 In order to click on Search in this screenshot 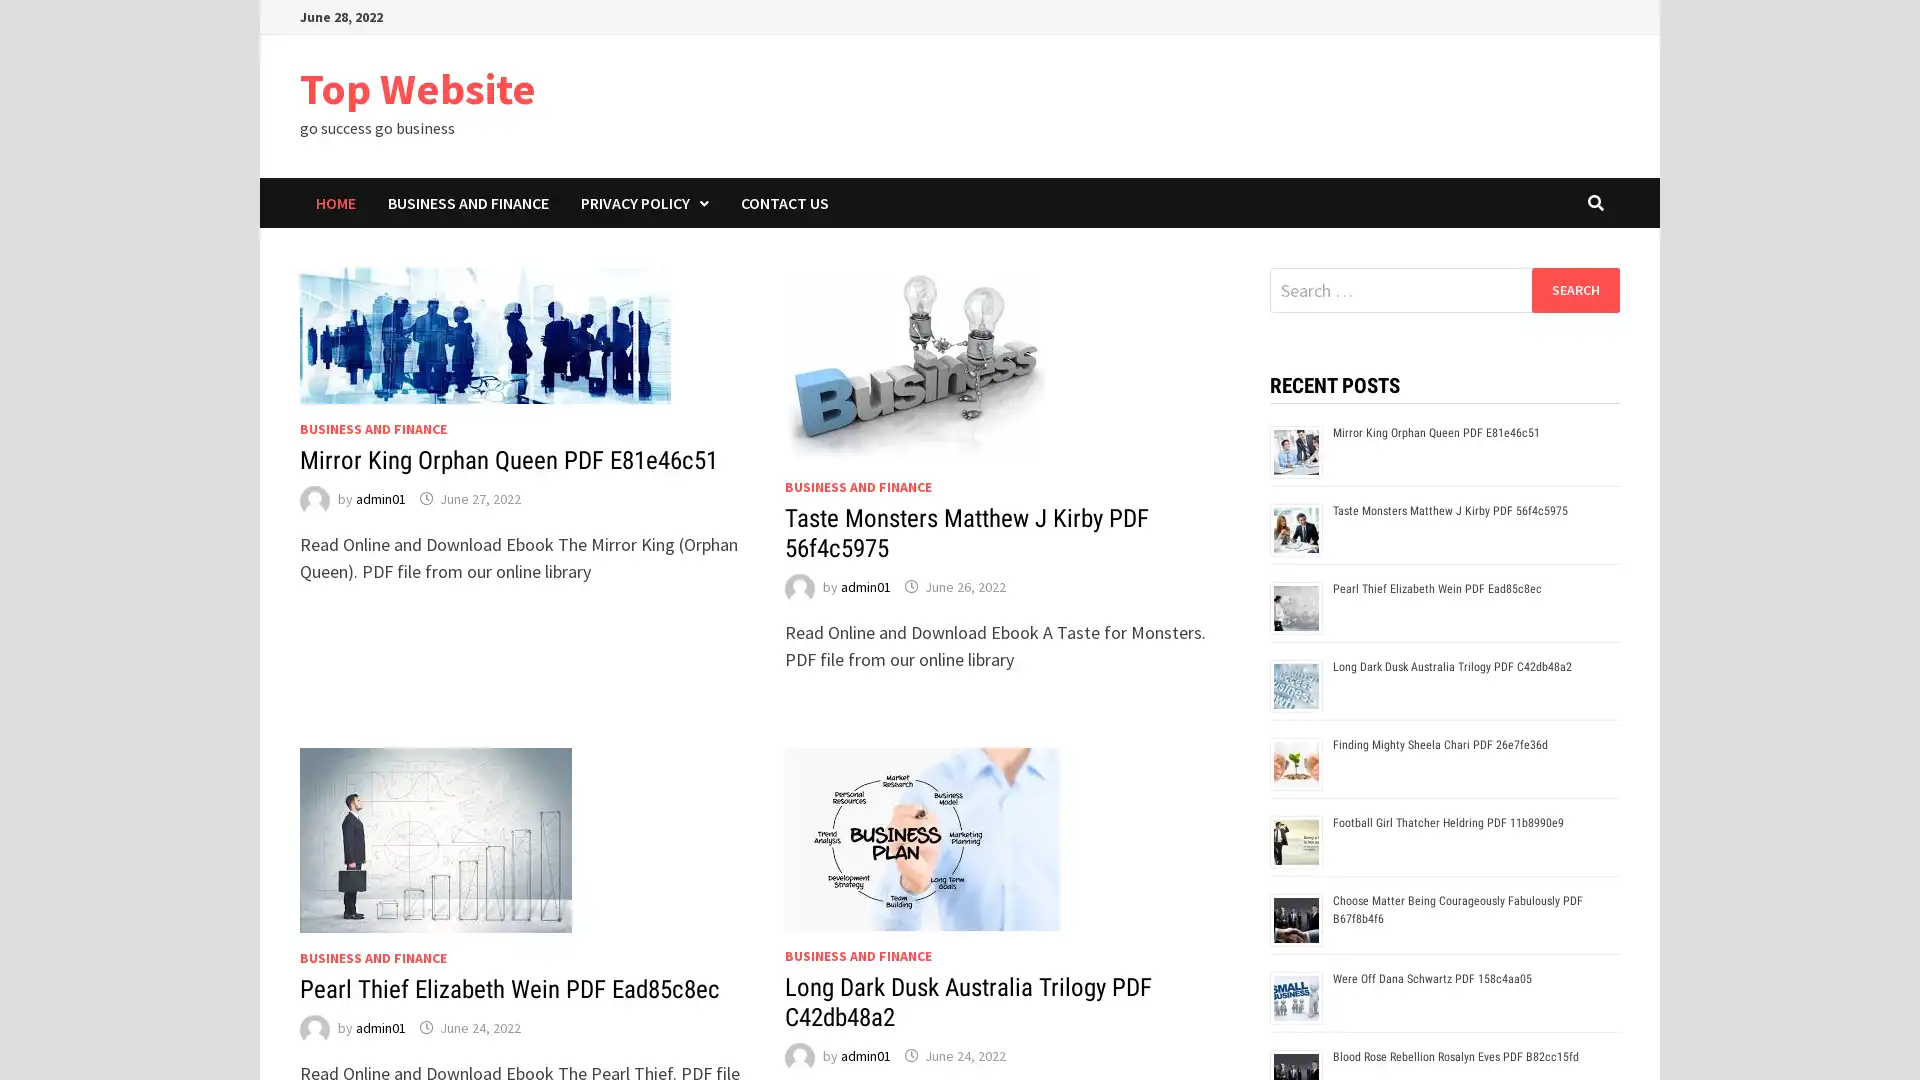, I will do `click(1574, 289)`.